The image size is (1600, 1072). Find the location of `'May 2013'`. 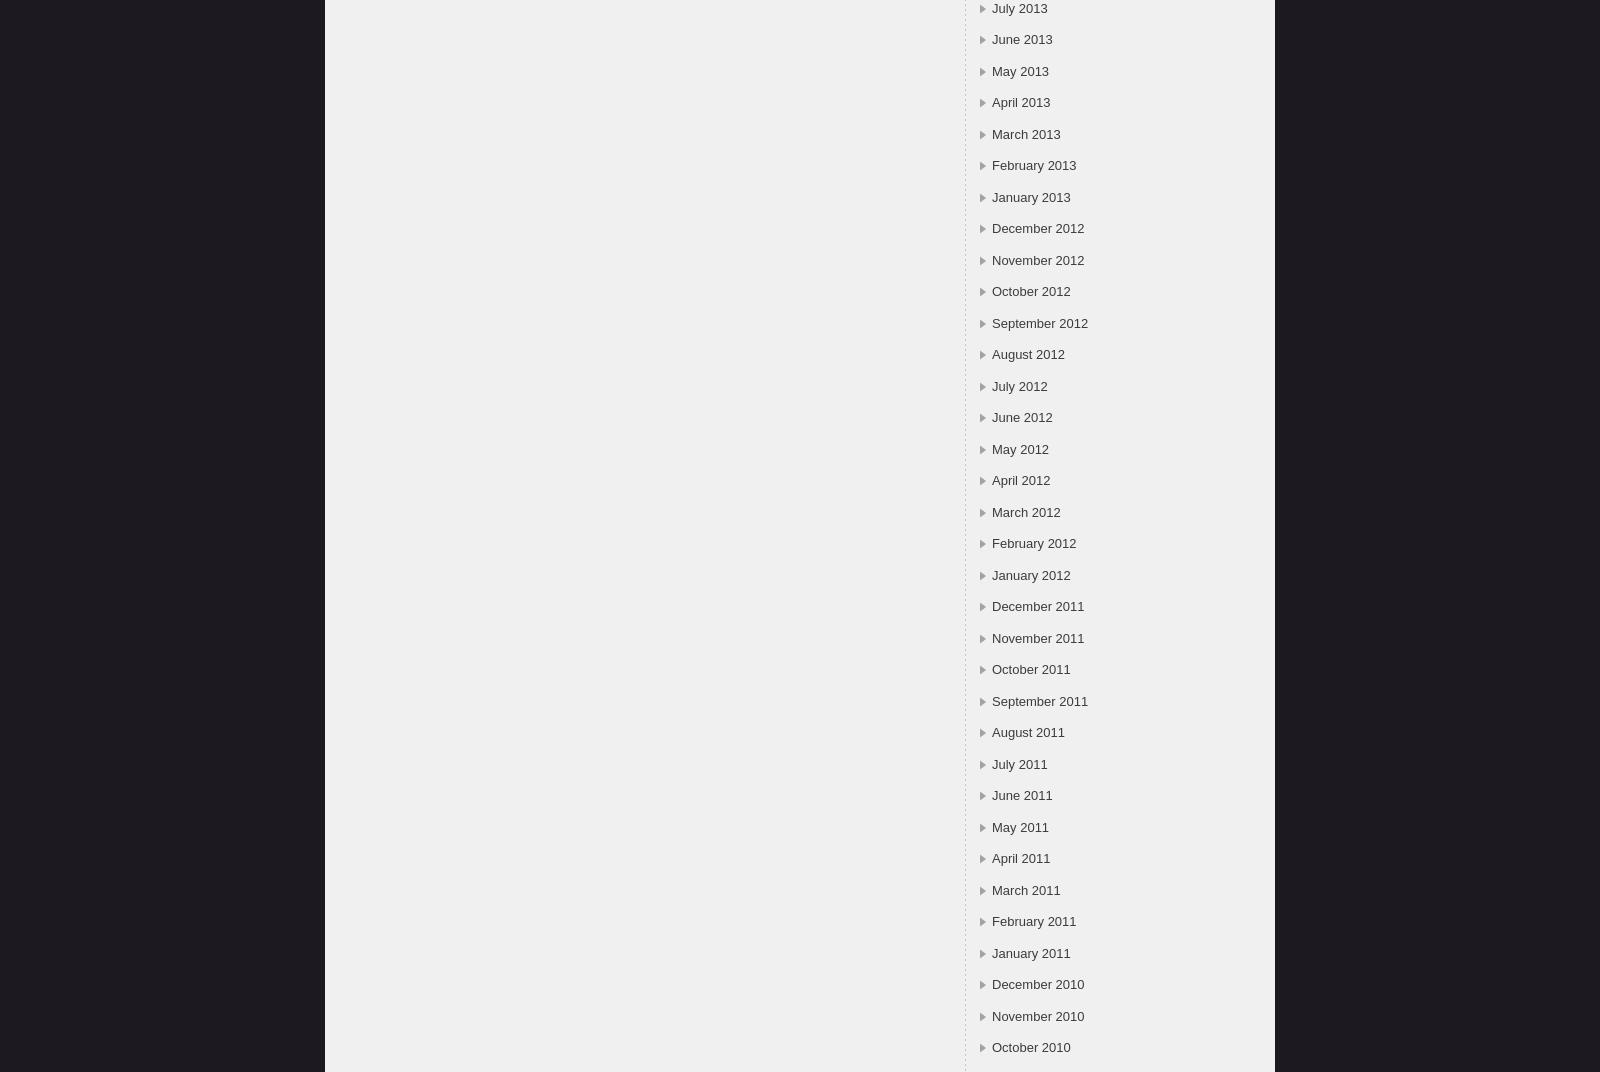

'May 2013' is located at coordinates (1020, 70).